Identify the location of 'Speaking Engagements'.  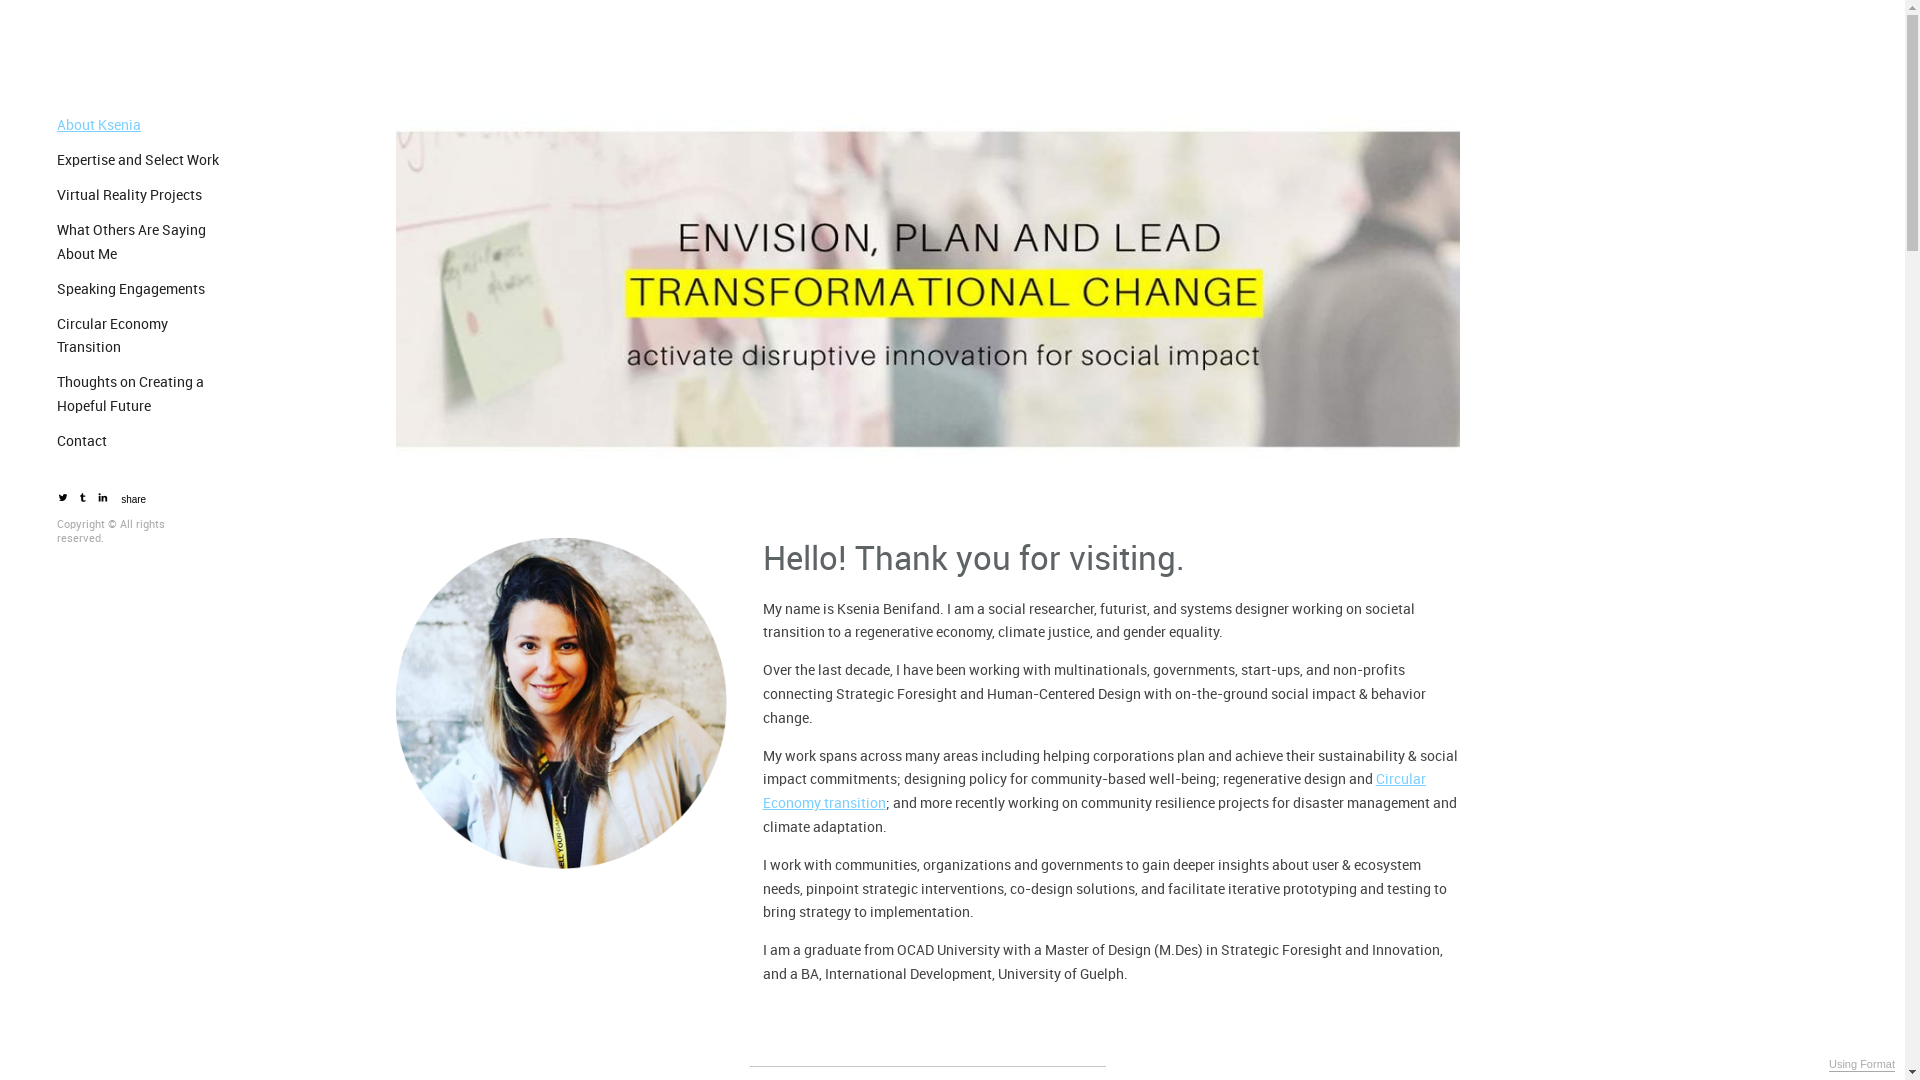
(133, 289).